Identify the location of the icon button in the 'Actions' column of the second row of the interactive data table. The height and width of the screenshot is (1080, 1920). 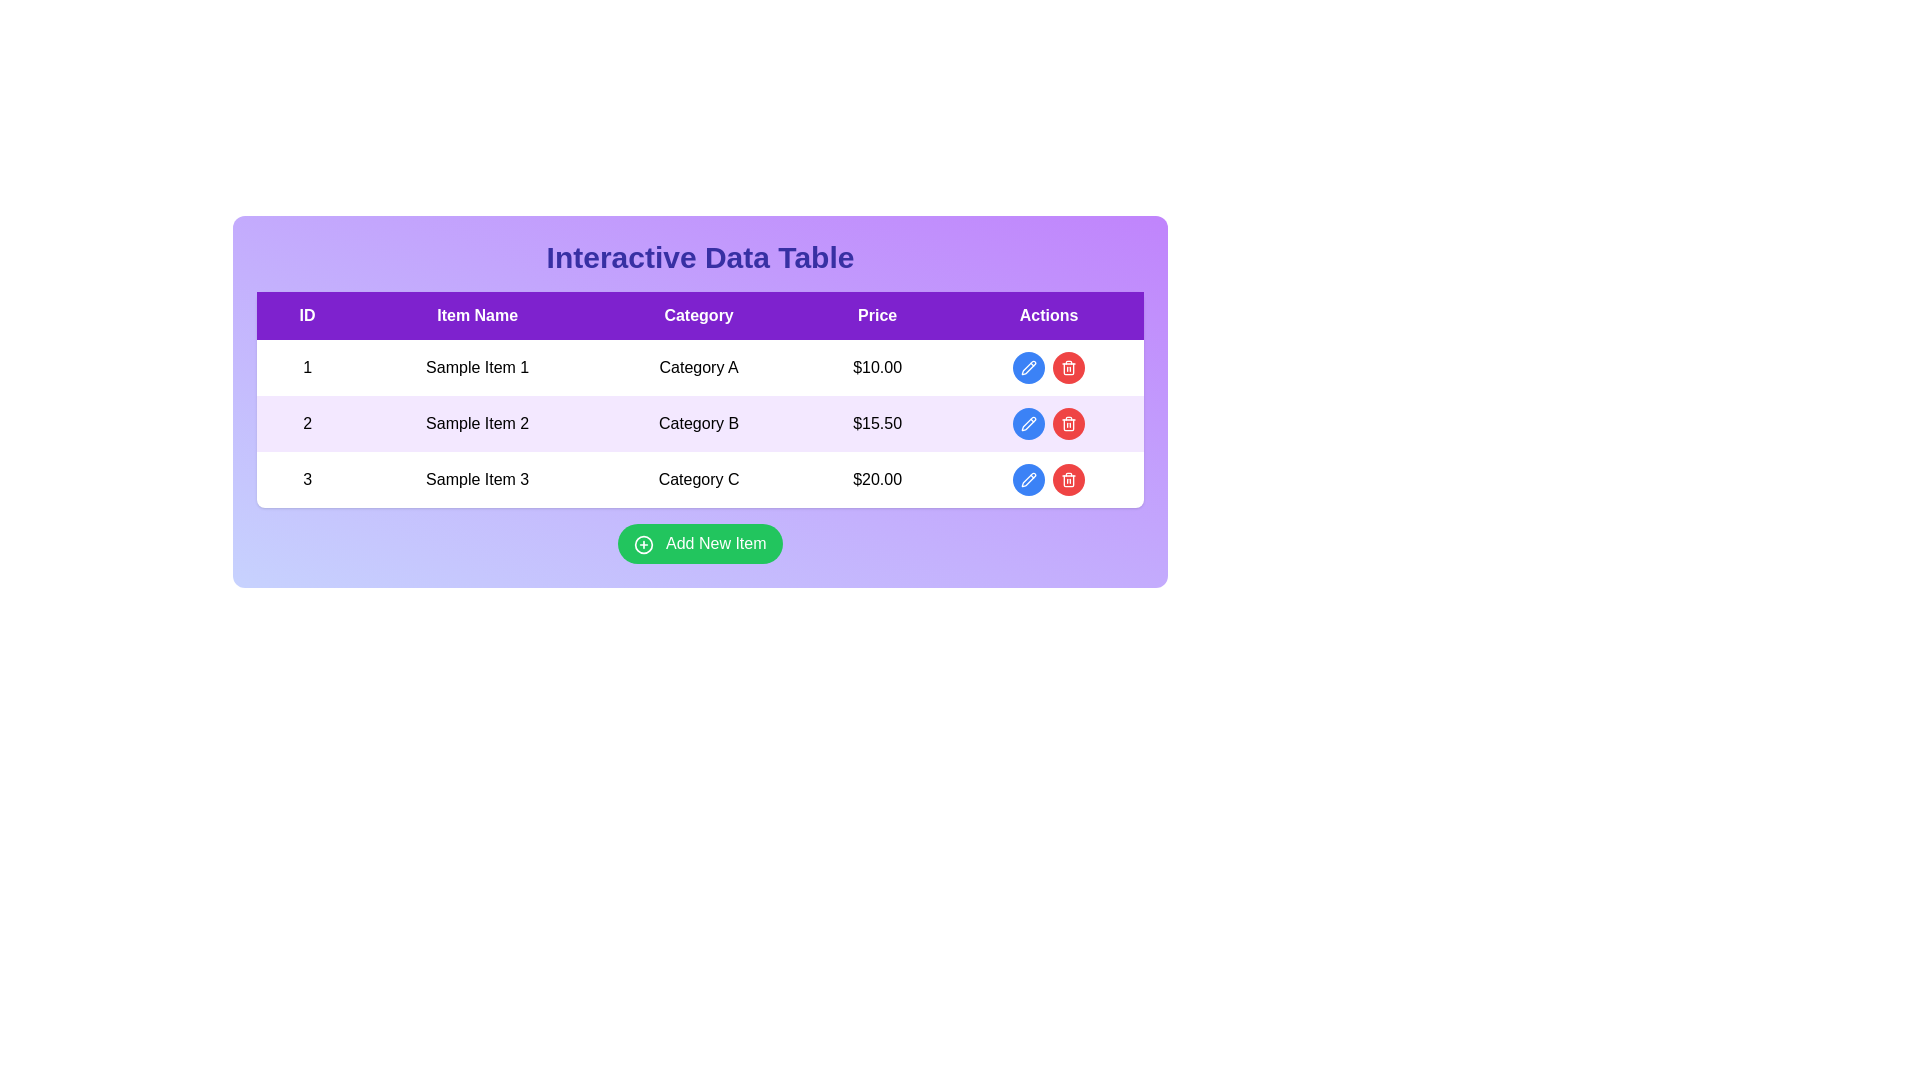
(1029, 367).